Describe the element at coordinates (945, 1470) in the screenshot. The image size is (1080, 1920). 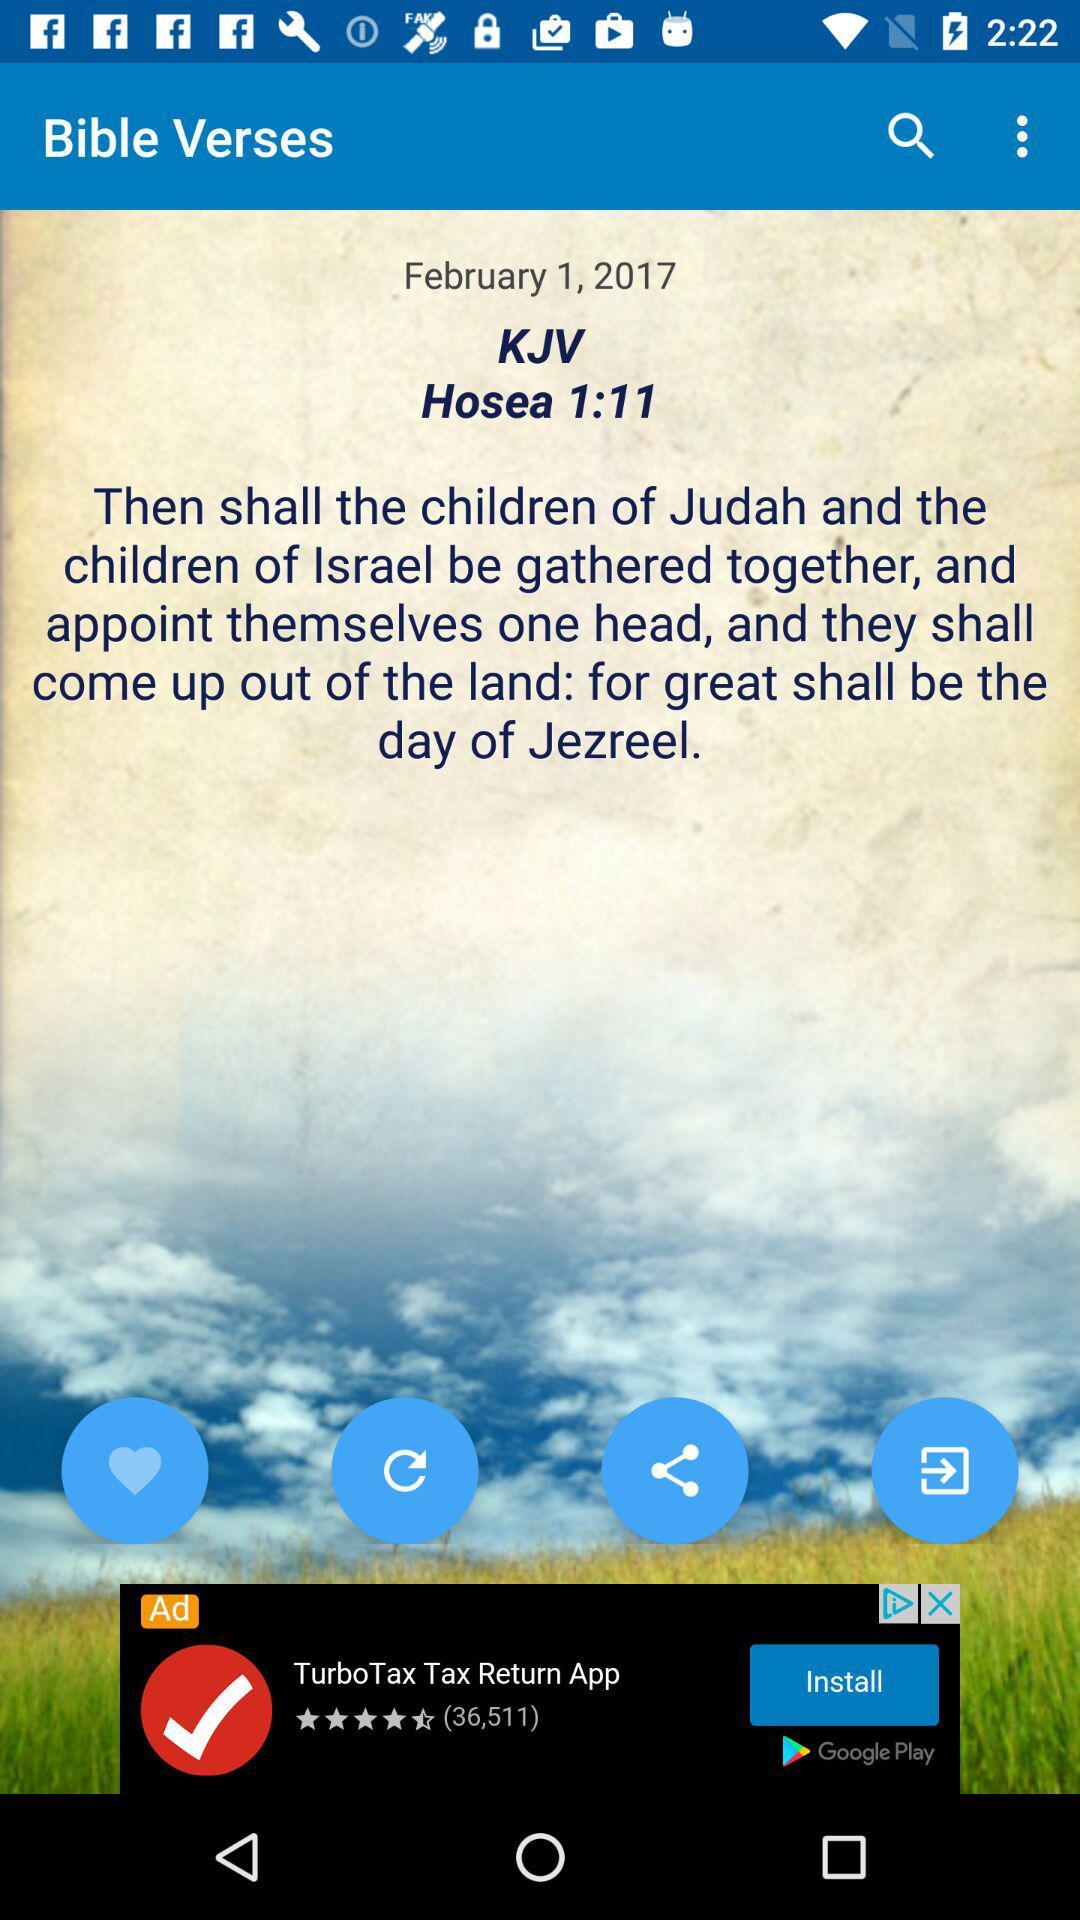
I see `gl` at that location.